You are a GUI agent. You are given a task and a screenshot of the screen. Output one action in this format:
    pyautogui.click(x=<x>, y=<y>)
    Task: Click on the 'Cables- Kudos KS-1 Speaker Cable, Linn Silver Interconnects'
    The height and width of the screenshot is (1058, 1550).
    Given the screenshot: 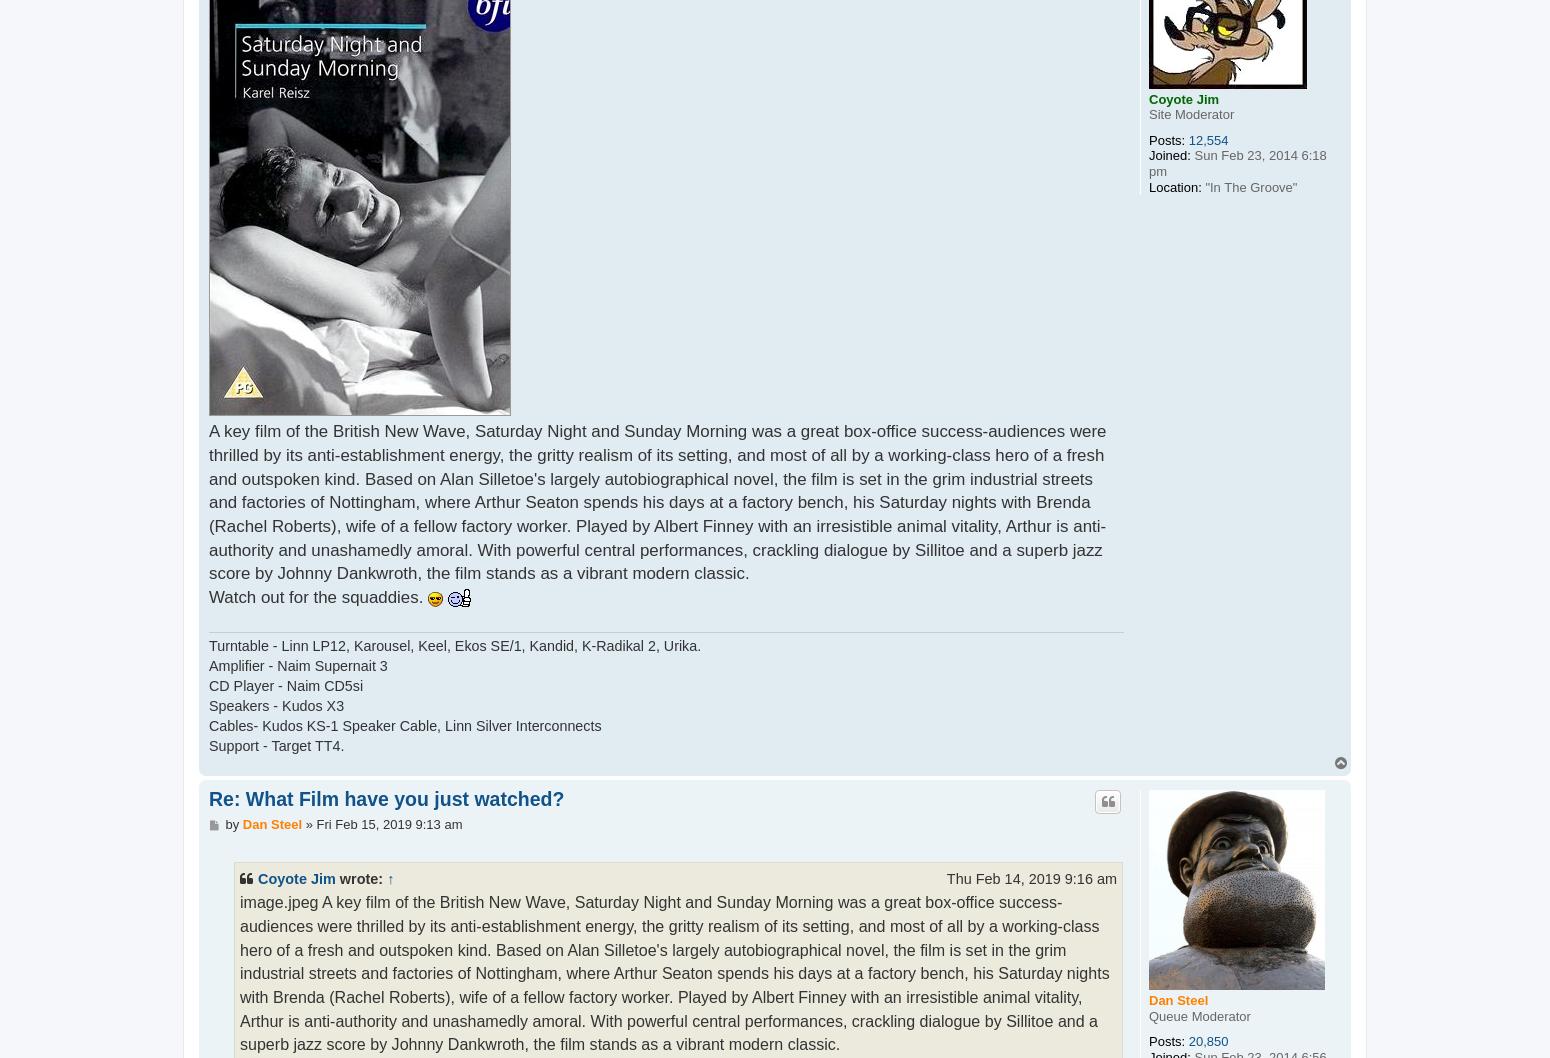 What is the action you would take?
    pyautogui.click(x=405, y=725)
    